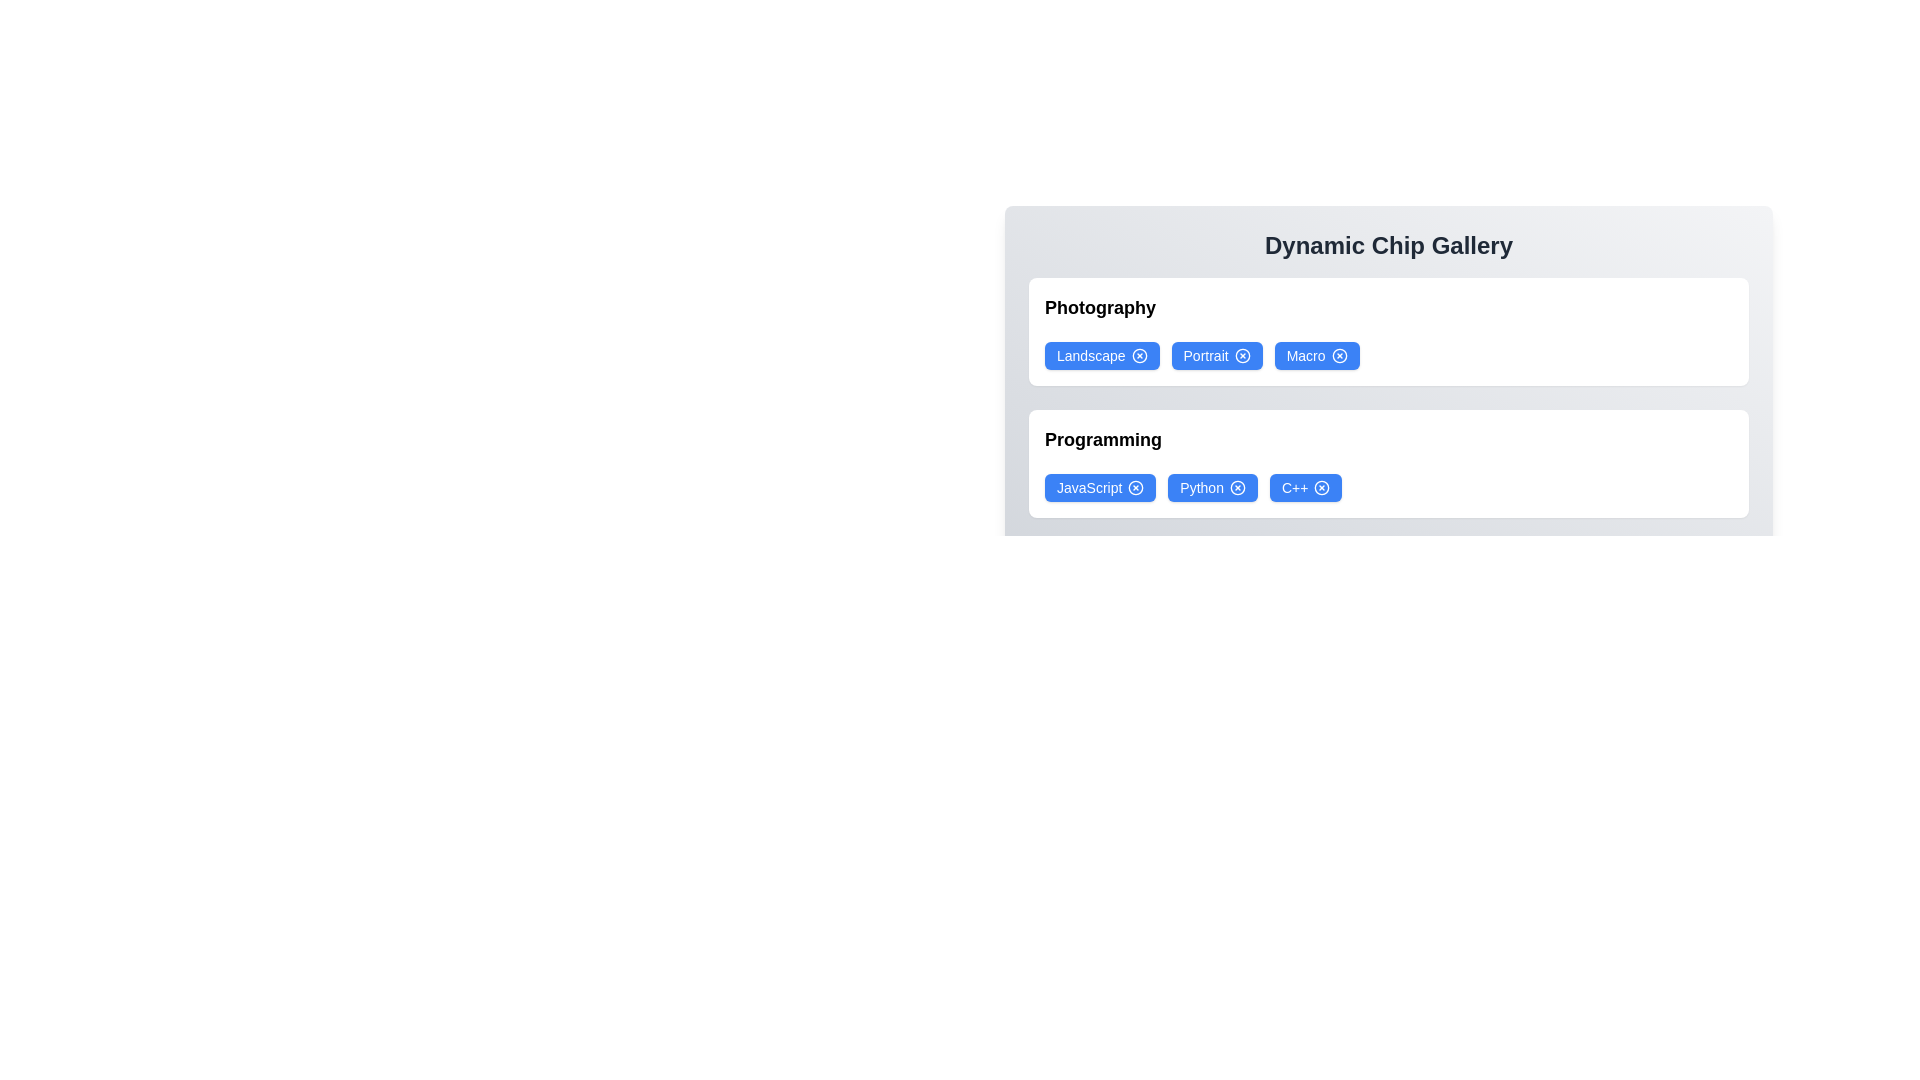  Describe the element at coordinates (1339, 354) in the screenshot. I see `'X' icon on the chip labeled Macro to remove it` at that location.